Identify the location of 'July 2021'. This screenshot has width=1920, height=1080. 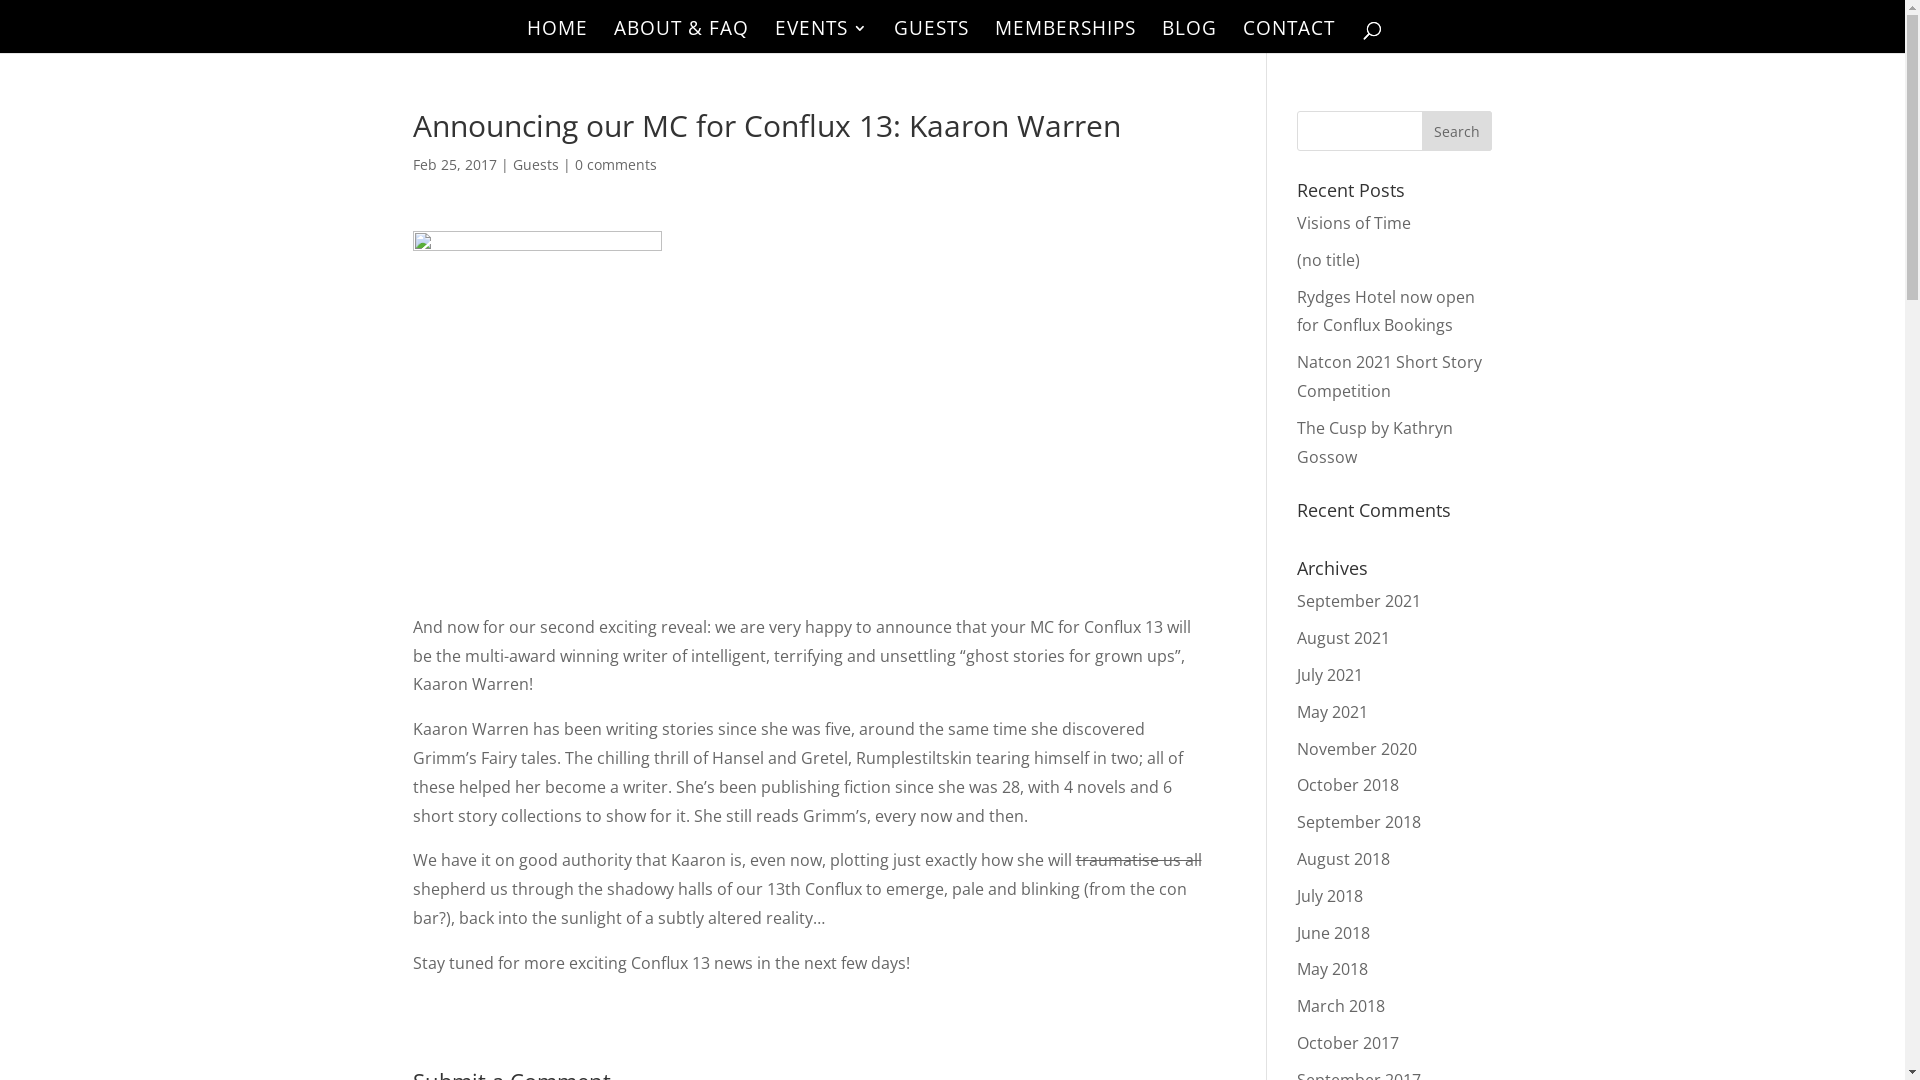
(1296, 675).